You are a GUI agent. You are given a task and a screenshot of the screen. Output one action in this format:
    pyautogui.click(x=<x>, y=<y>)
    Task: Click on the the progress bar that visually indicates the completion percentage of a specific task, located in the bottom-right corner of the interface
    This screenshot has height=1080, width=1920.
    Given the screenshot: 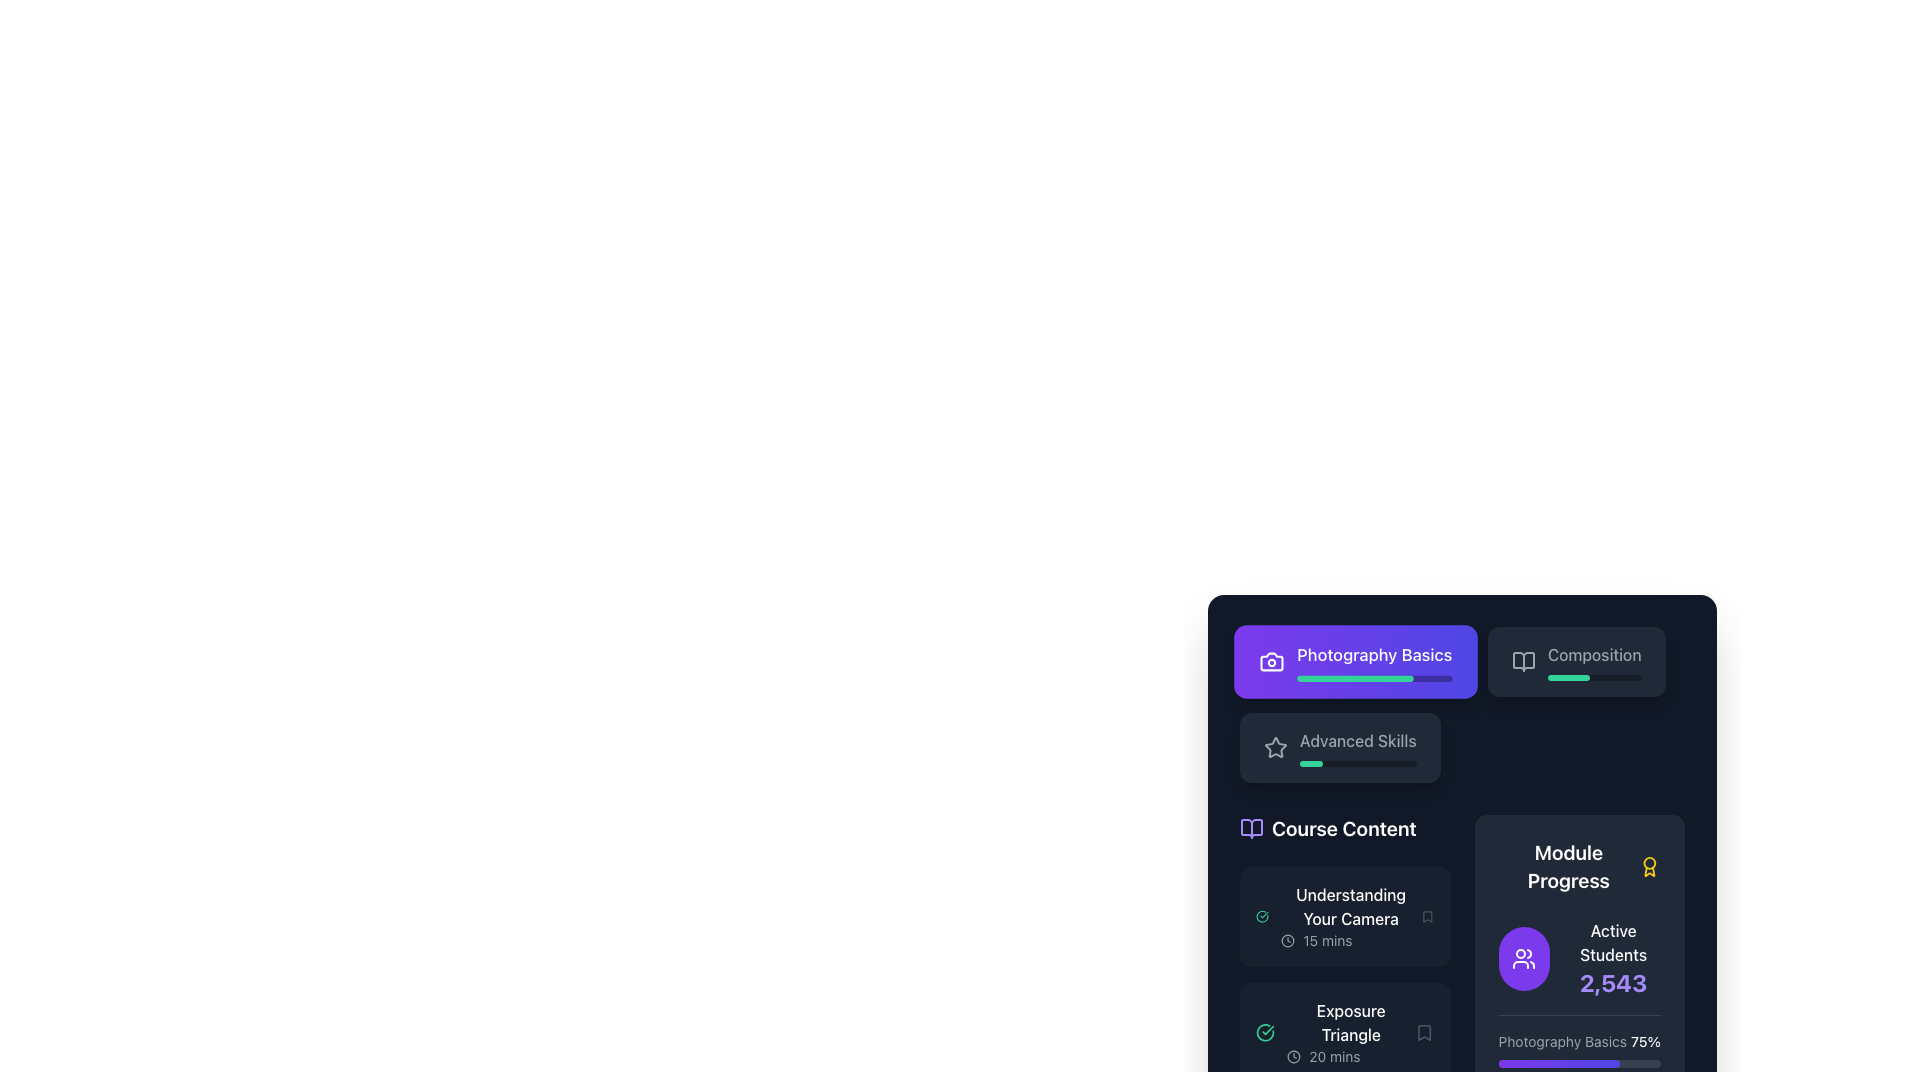 What is the action you would take?
    pyautogui.click(x=1567, y=677)
    